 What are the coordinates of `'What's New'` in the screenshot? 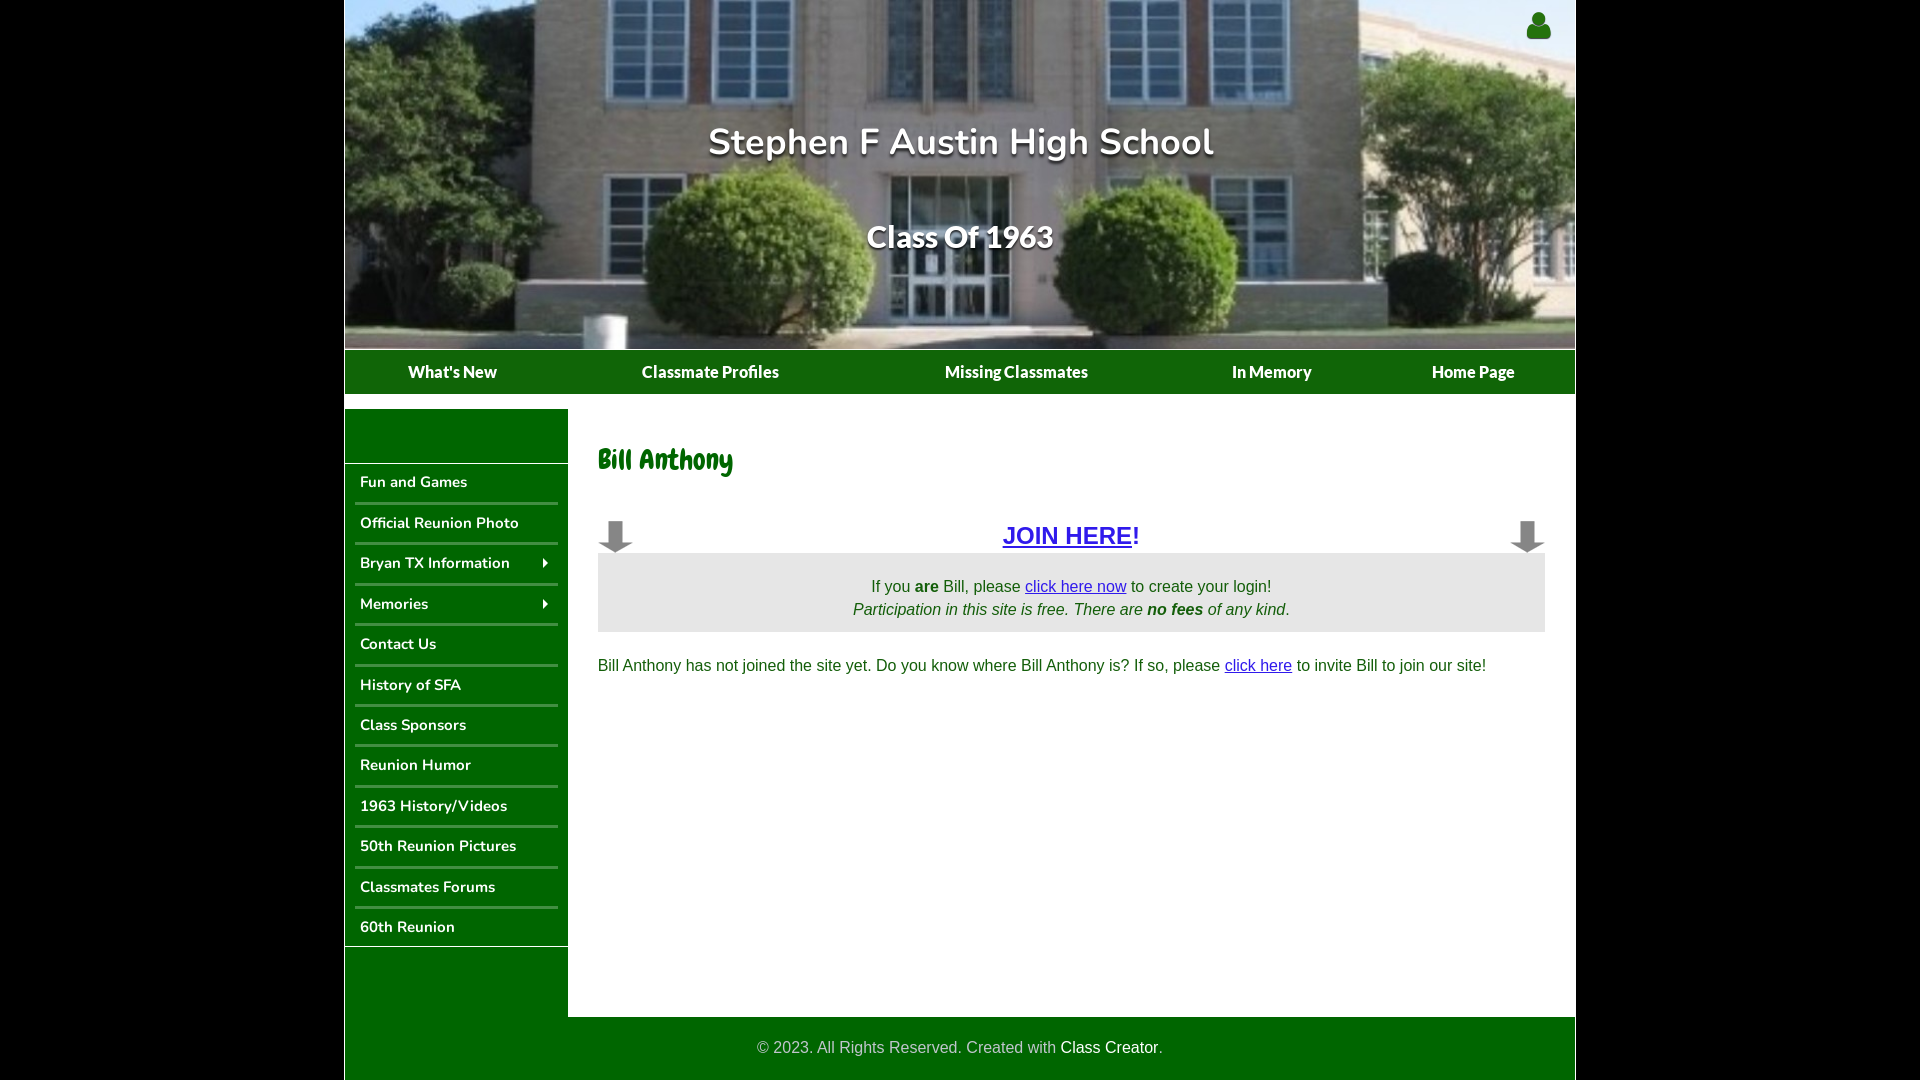 It's located at (451, 371).